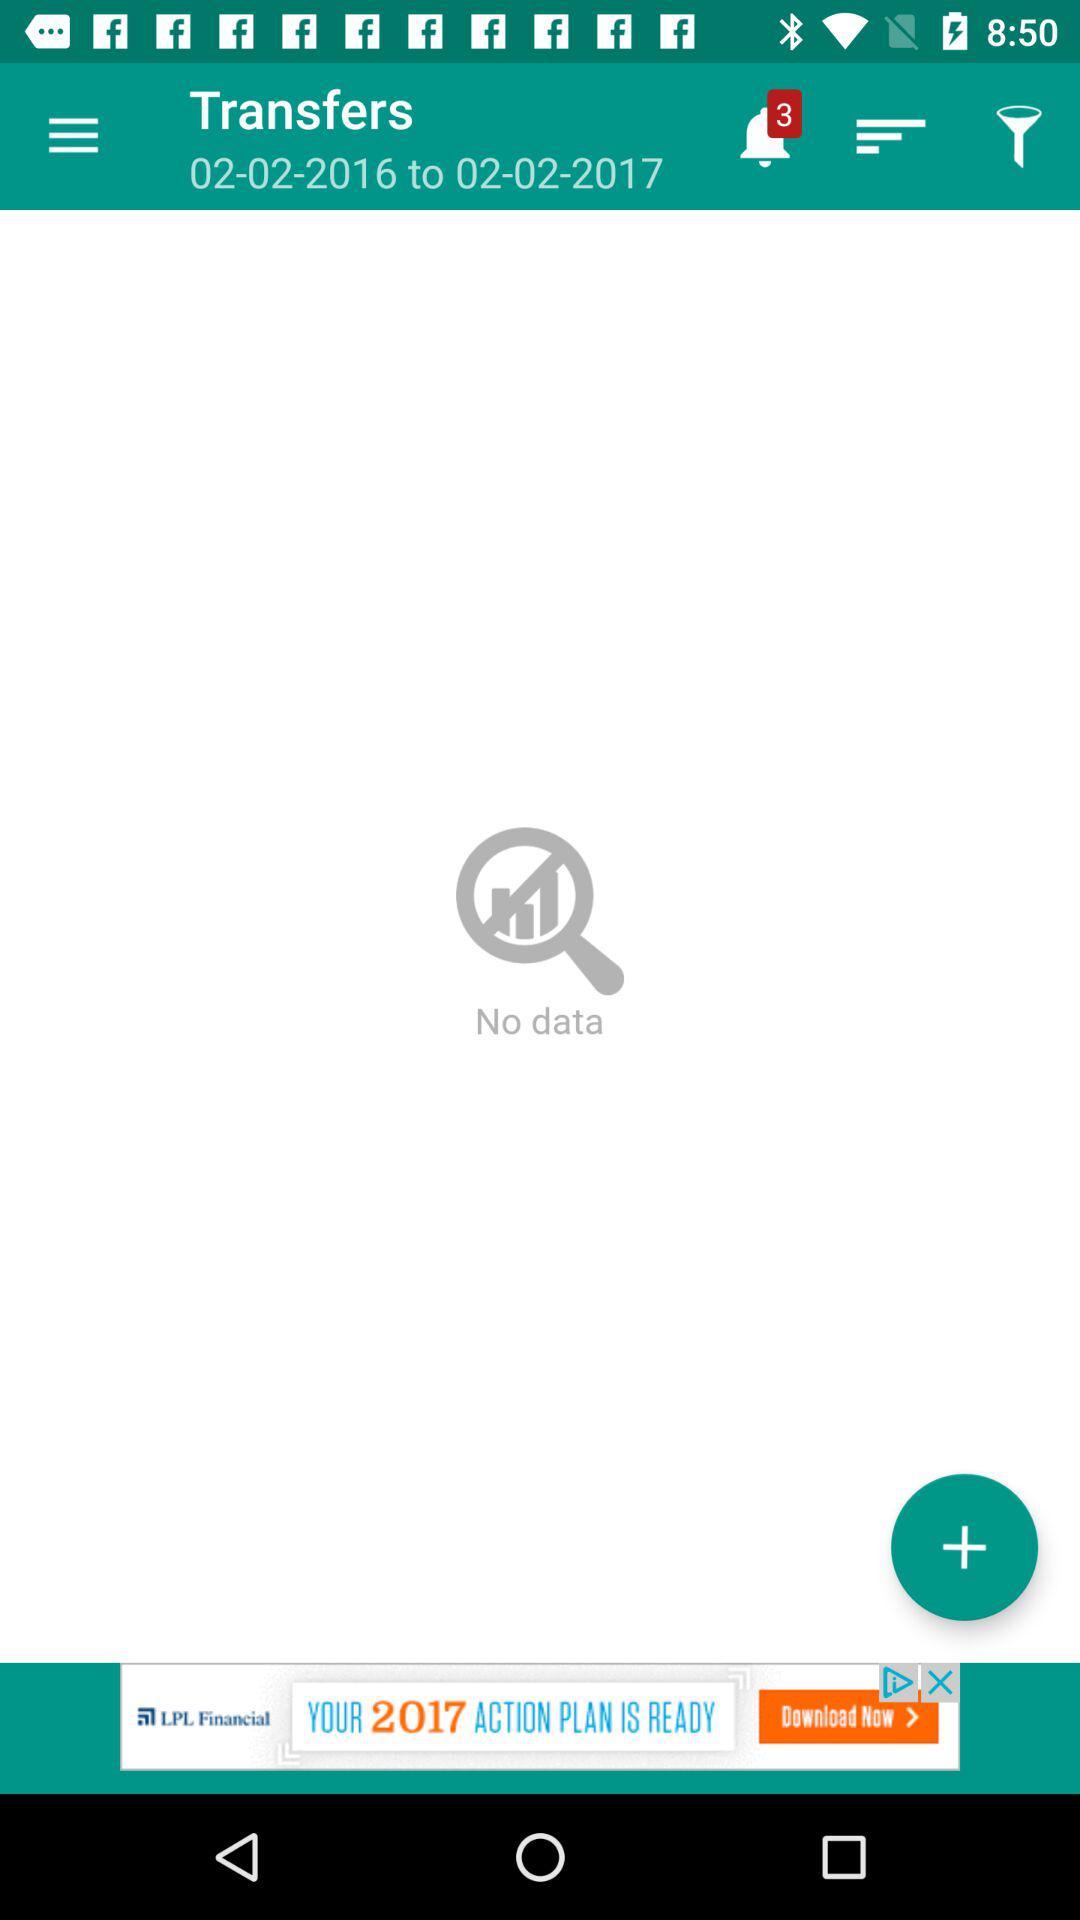 This screenshot has width=1080, height=1920. What do you see at coordinates (963, 1546) in the screenshot?
I see `the add icon` at bounding box center [963, 1546].